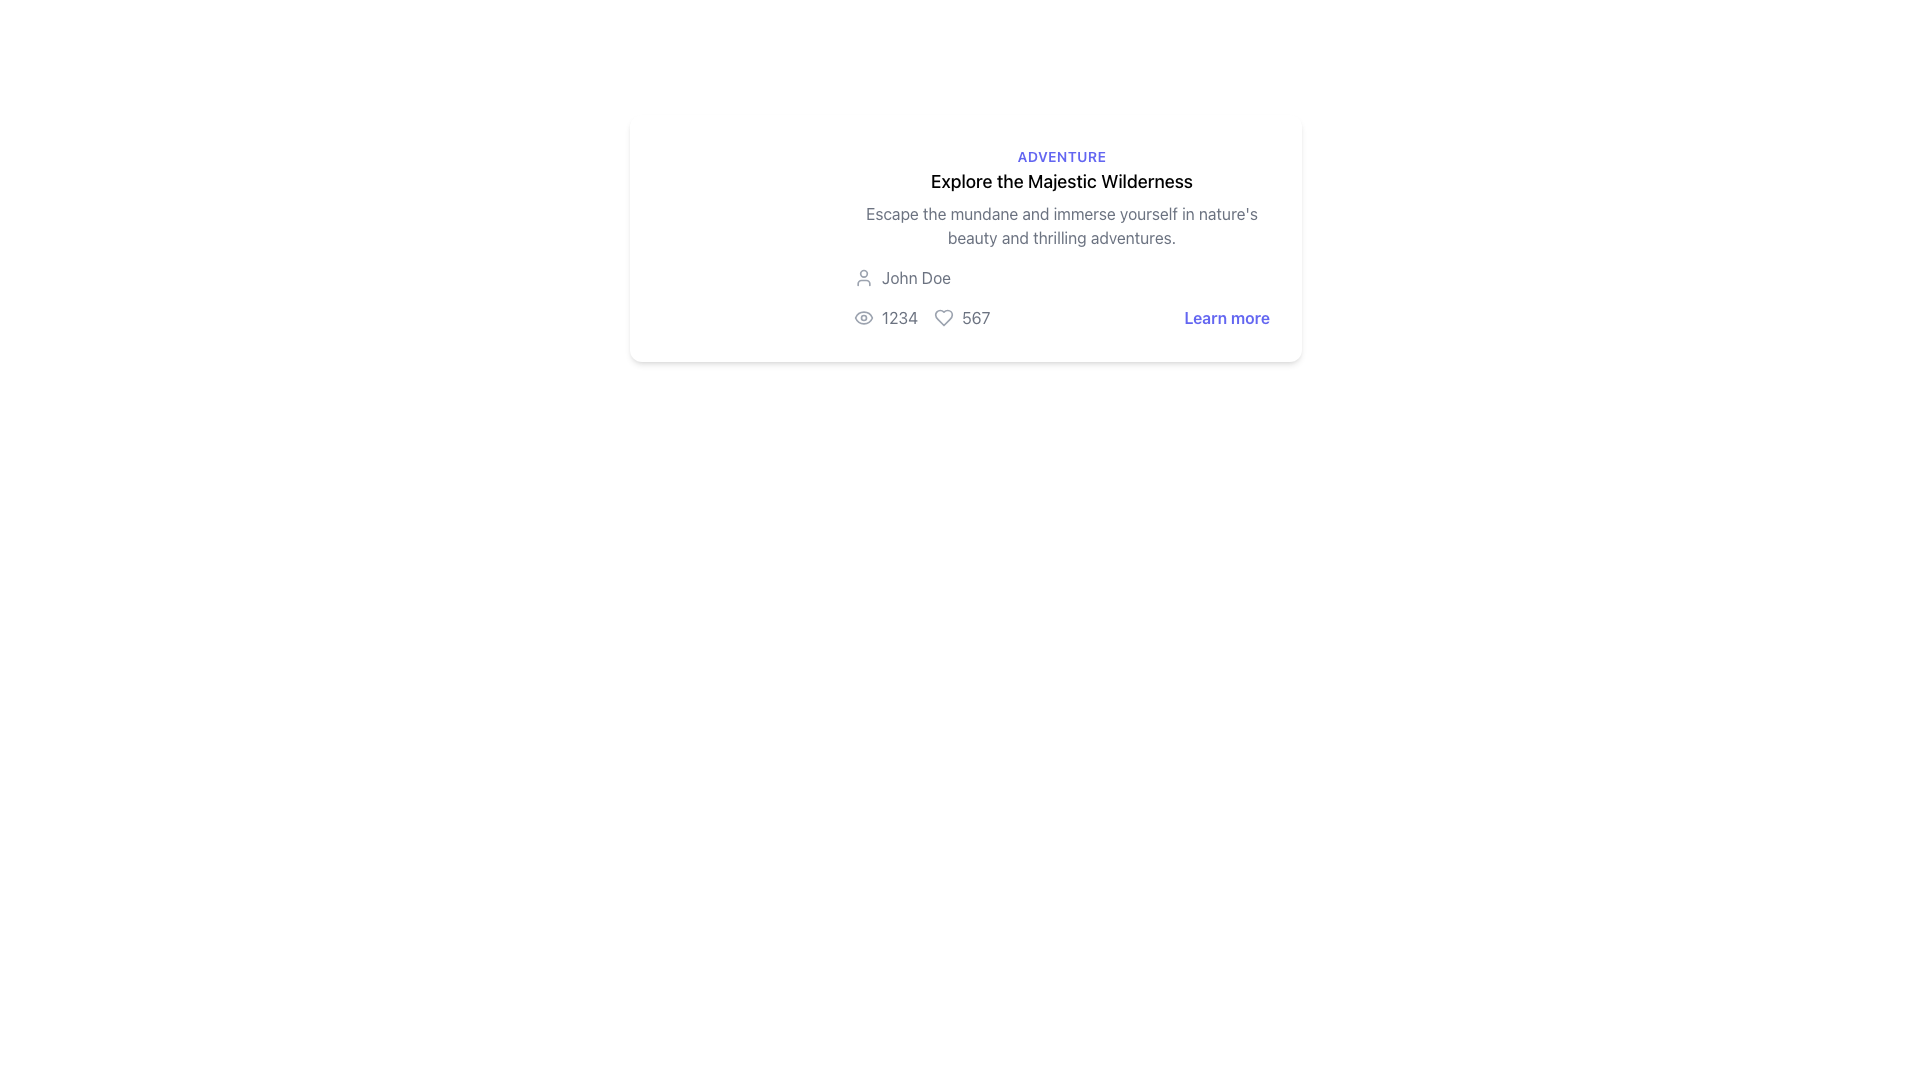  Describe the element at coordinates (864, 316) in the screenshot. I see `the eye icon located at the bottom section of the card layout, which is positioned to the left of the number '1234'` at that location.